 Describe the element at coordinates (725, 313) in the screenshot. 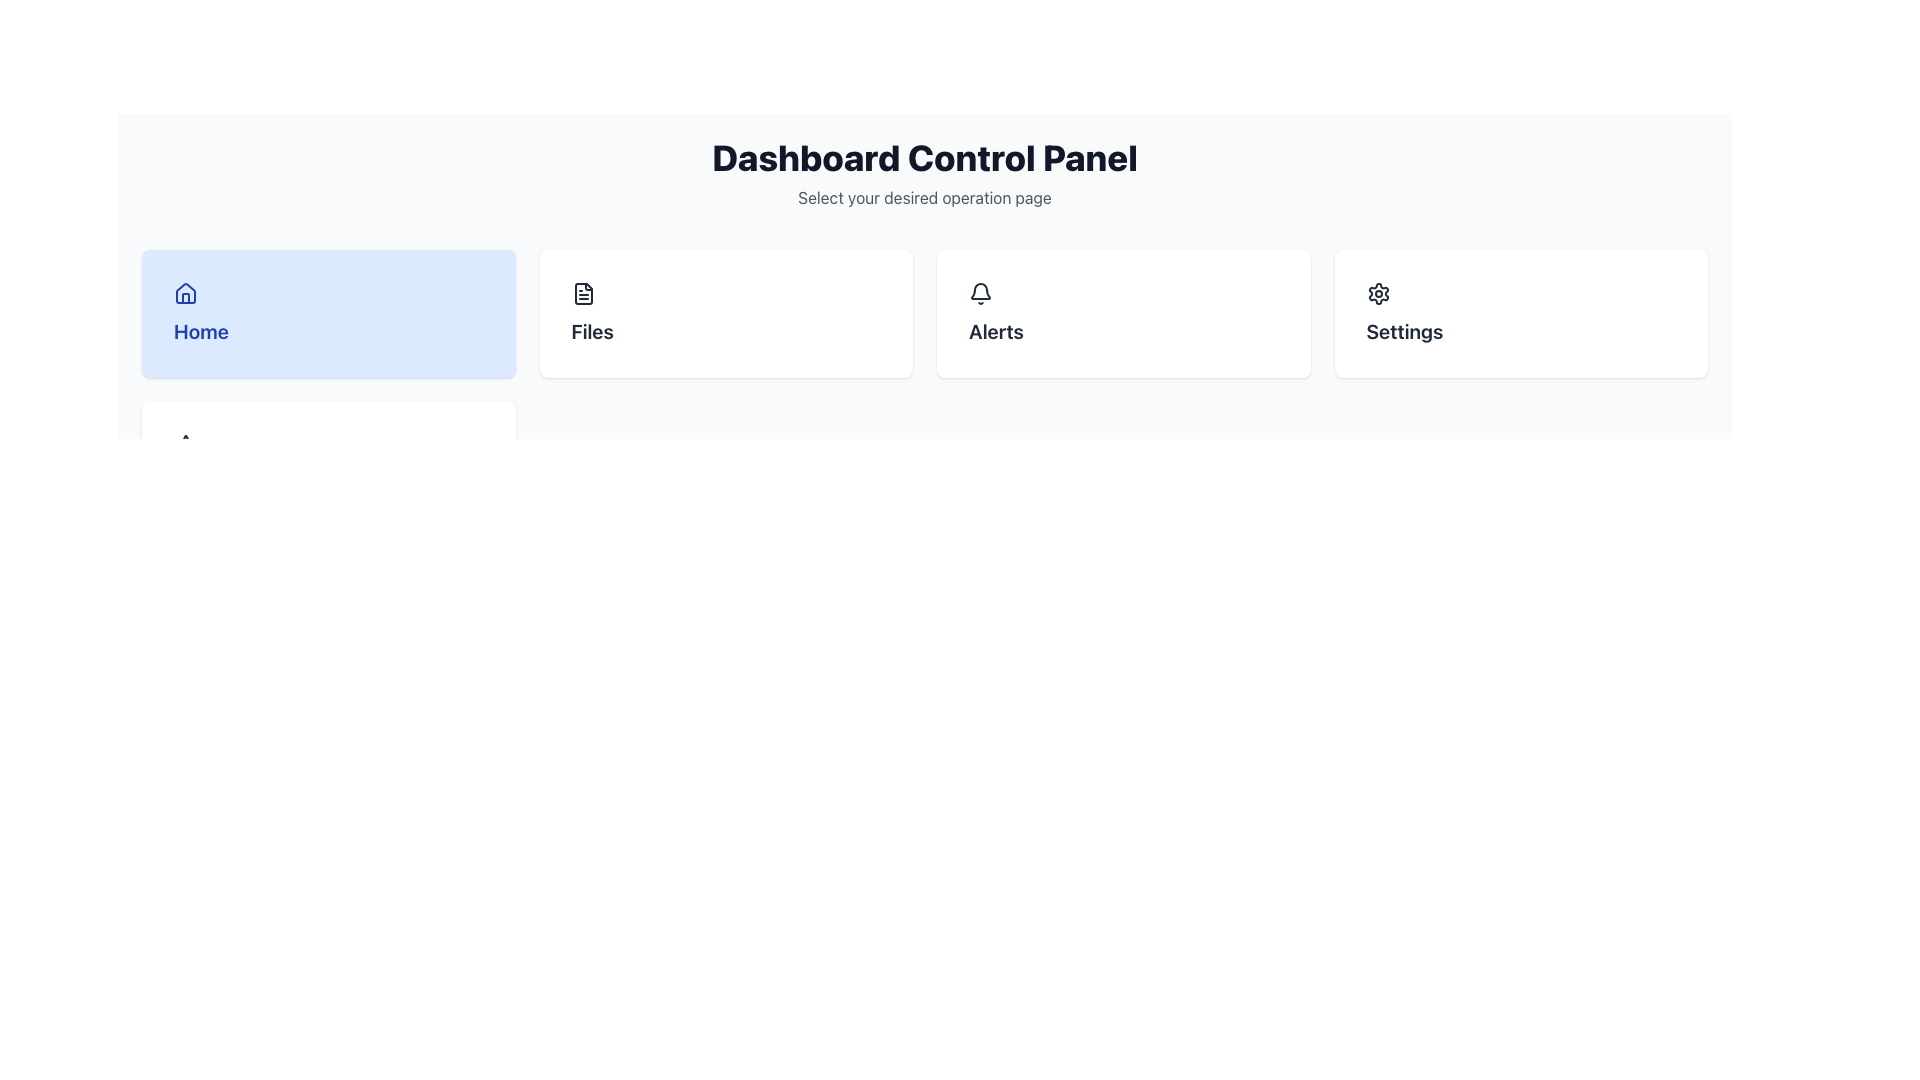

I see `the navigation button for 'Files' in the dashboard, which is the second card in the grid, located between the 'Home' and 'Alerts' cards` at that location.